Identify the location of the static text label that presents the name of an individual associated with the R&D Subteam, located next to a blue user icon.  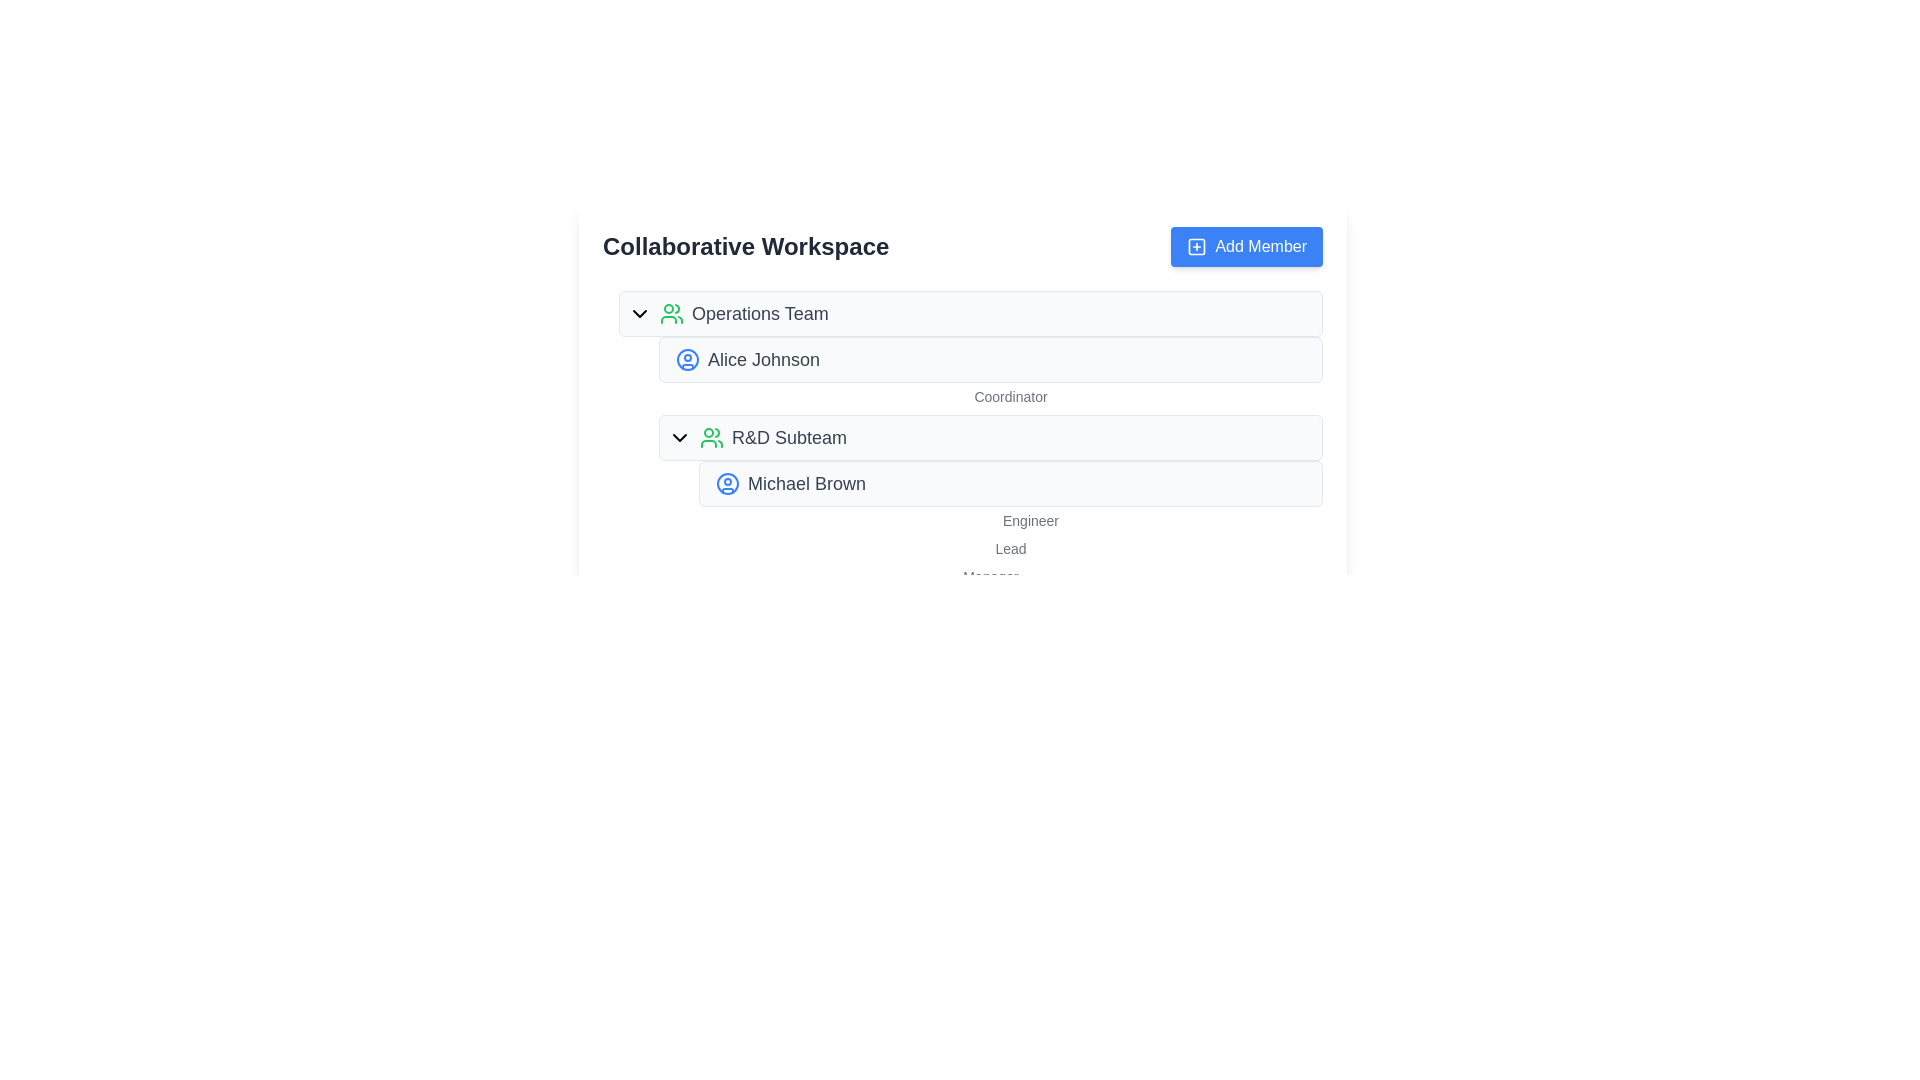
(806, 483).